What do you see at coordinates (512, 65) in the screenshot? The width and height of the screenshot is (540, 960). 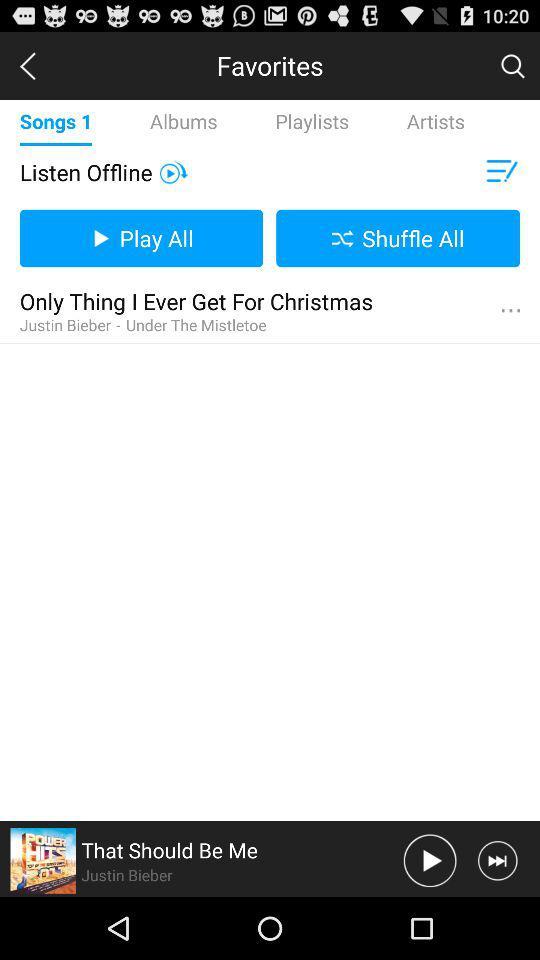 I see `search the favorites list` at bounding box center [512, 65].